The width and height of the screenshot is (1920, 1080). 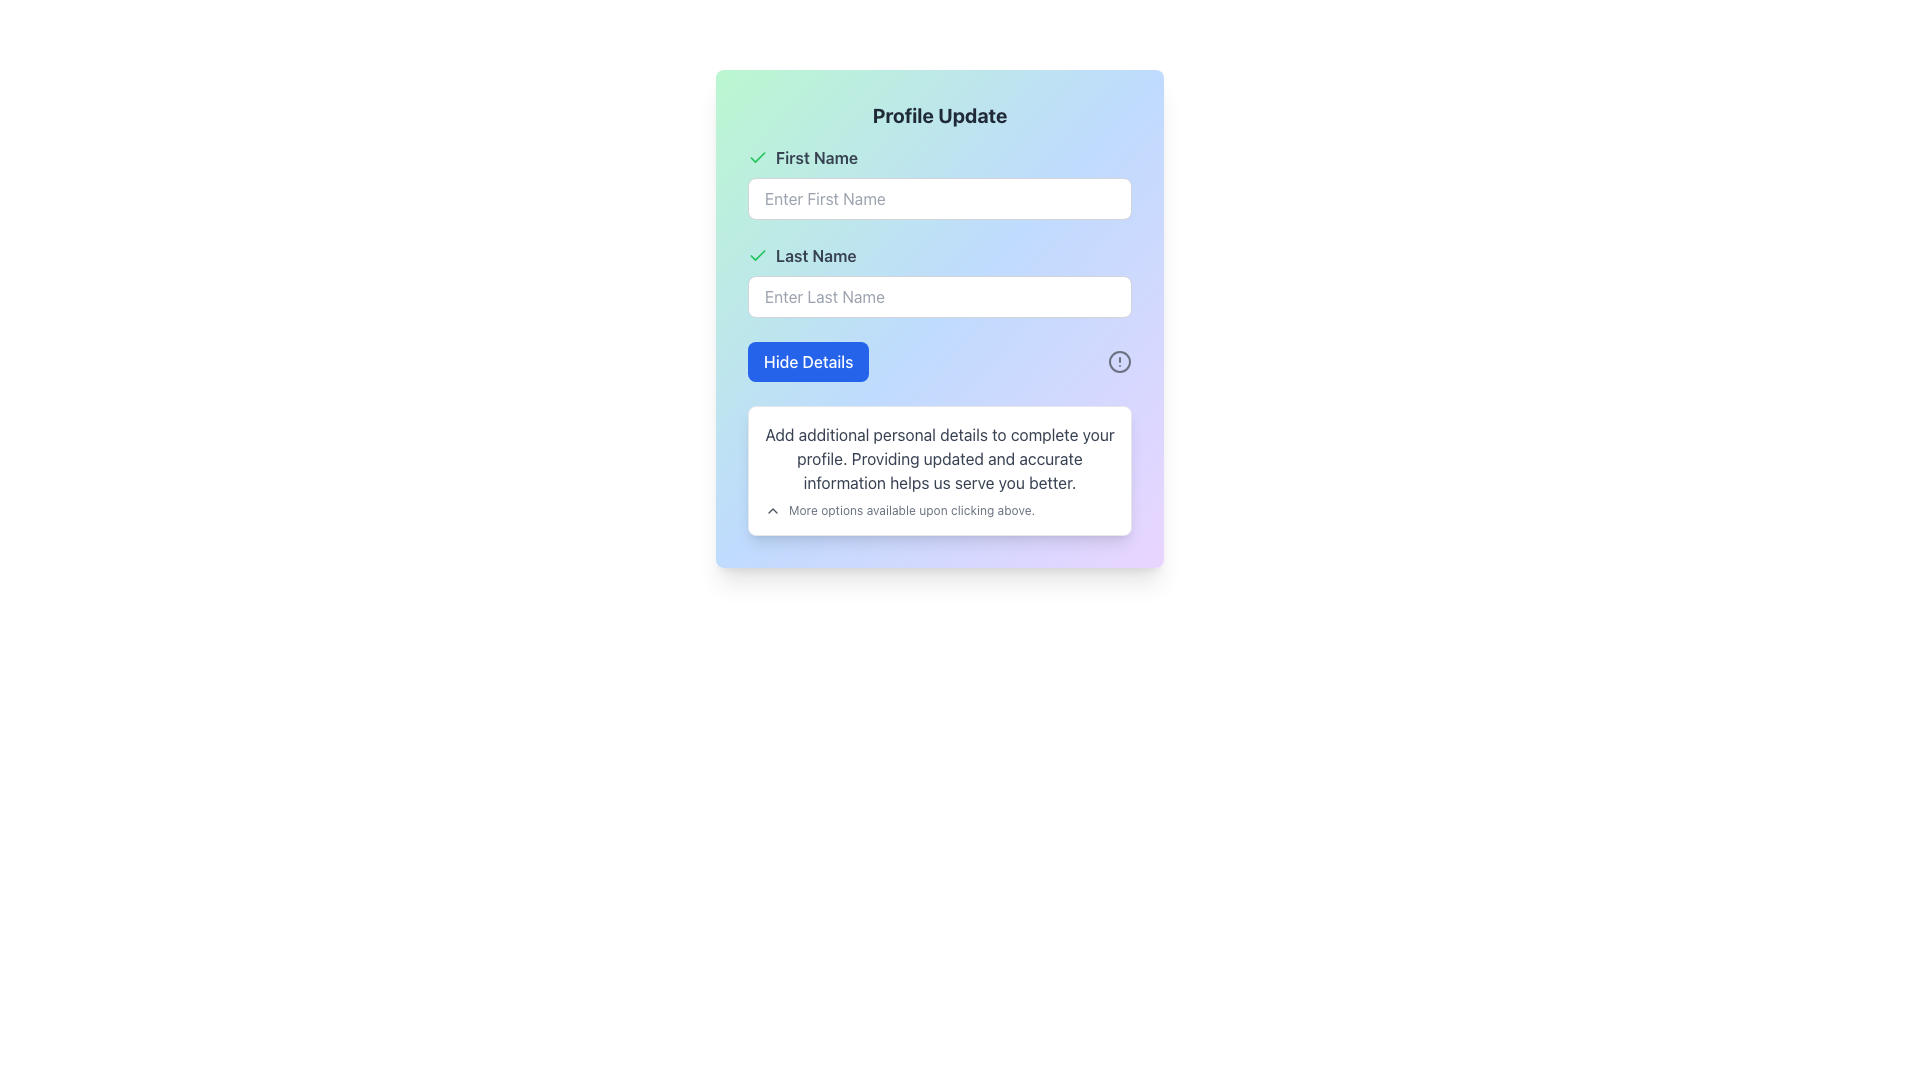 What do you see at coordinates (911, 509) in the screenshot?
I see `the small, light gray text string that reads 'More options available upon clicking above.' positioned below a collapsible section control in a card interface` at bounding box center [911, 509].